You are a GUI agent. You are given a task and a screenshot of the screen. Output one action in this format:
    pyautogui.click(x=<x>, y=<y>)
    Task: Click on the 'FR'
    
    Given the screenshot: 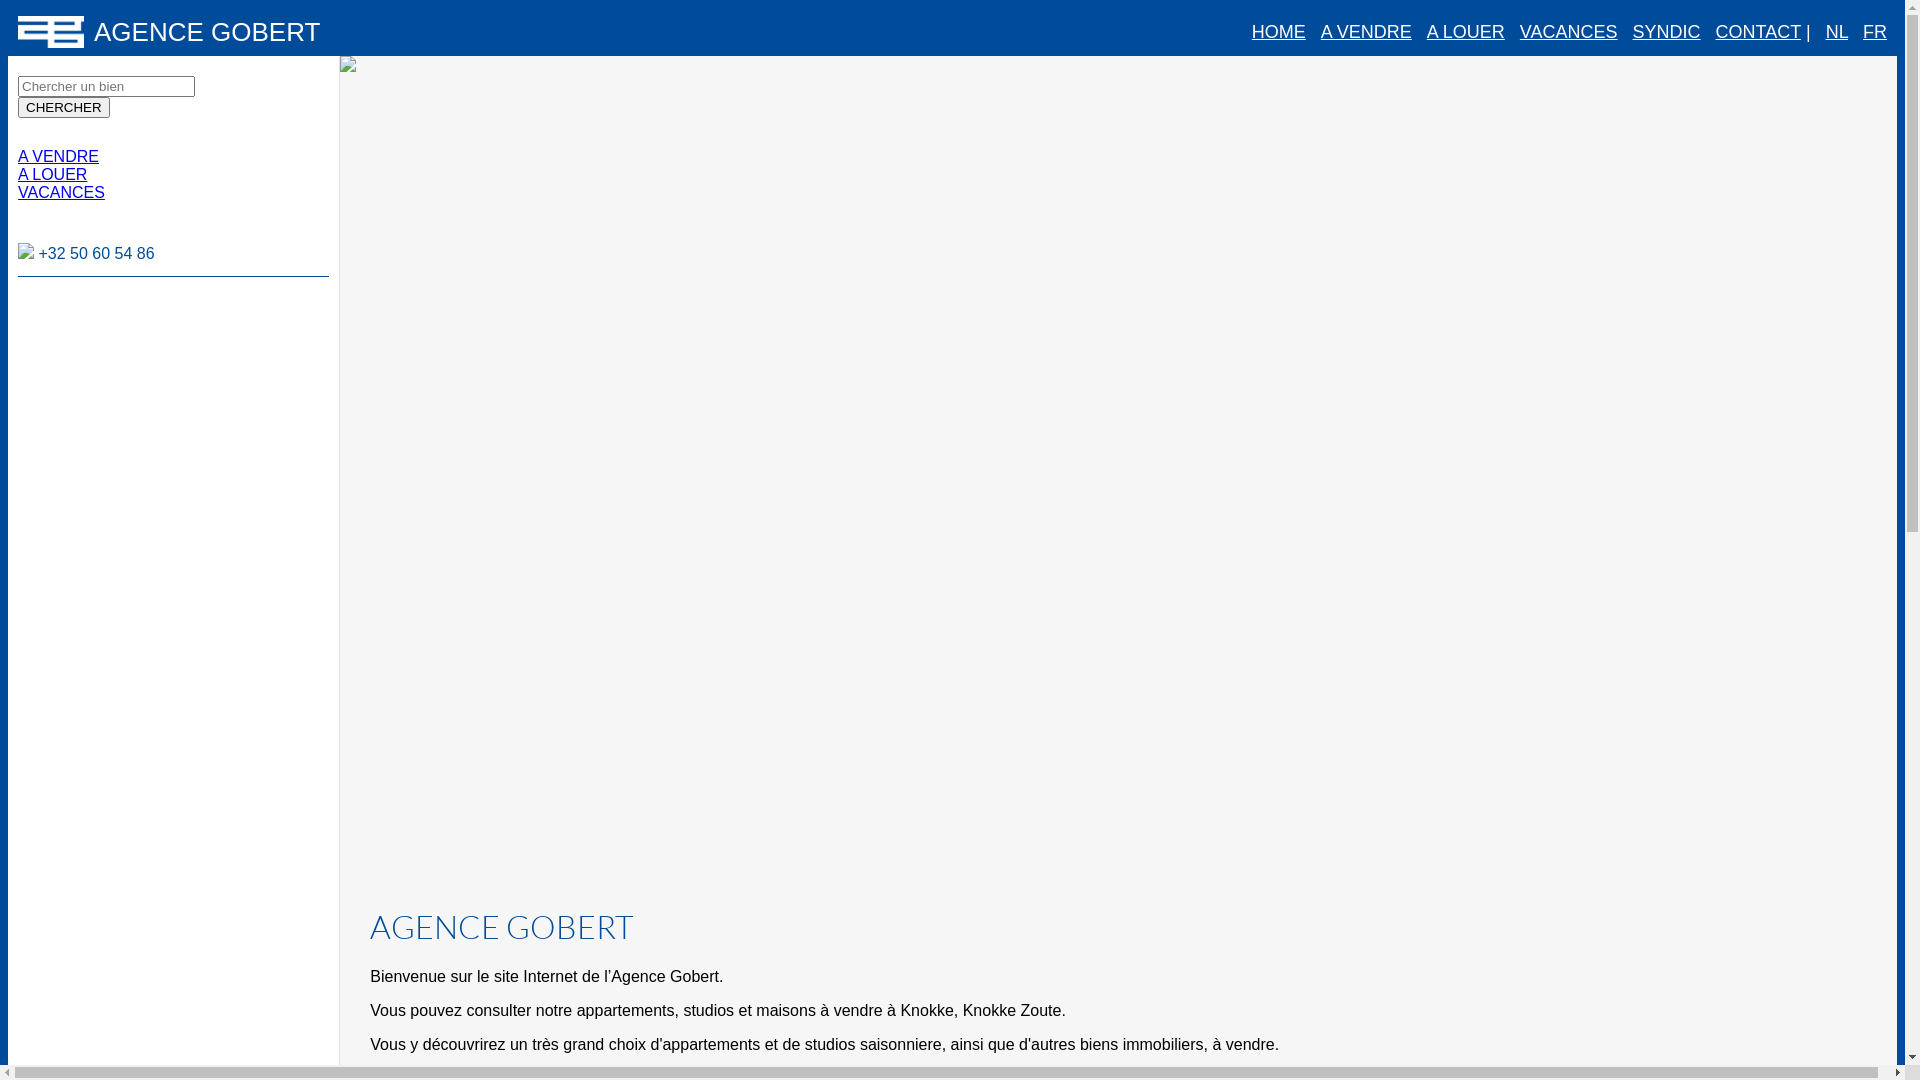 What is the action you would take?
    pyautogui.click(x=1874, y=31)
    